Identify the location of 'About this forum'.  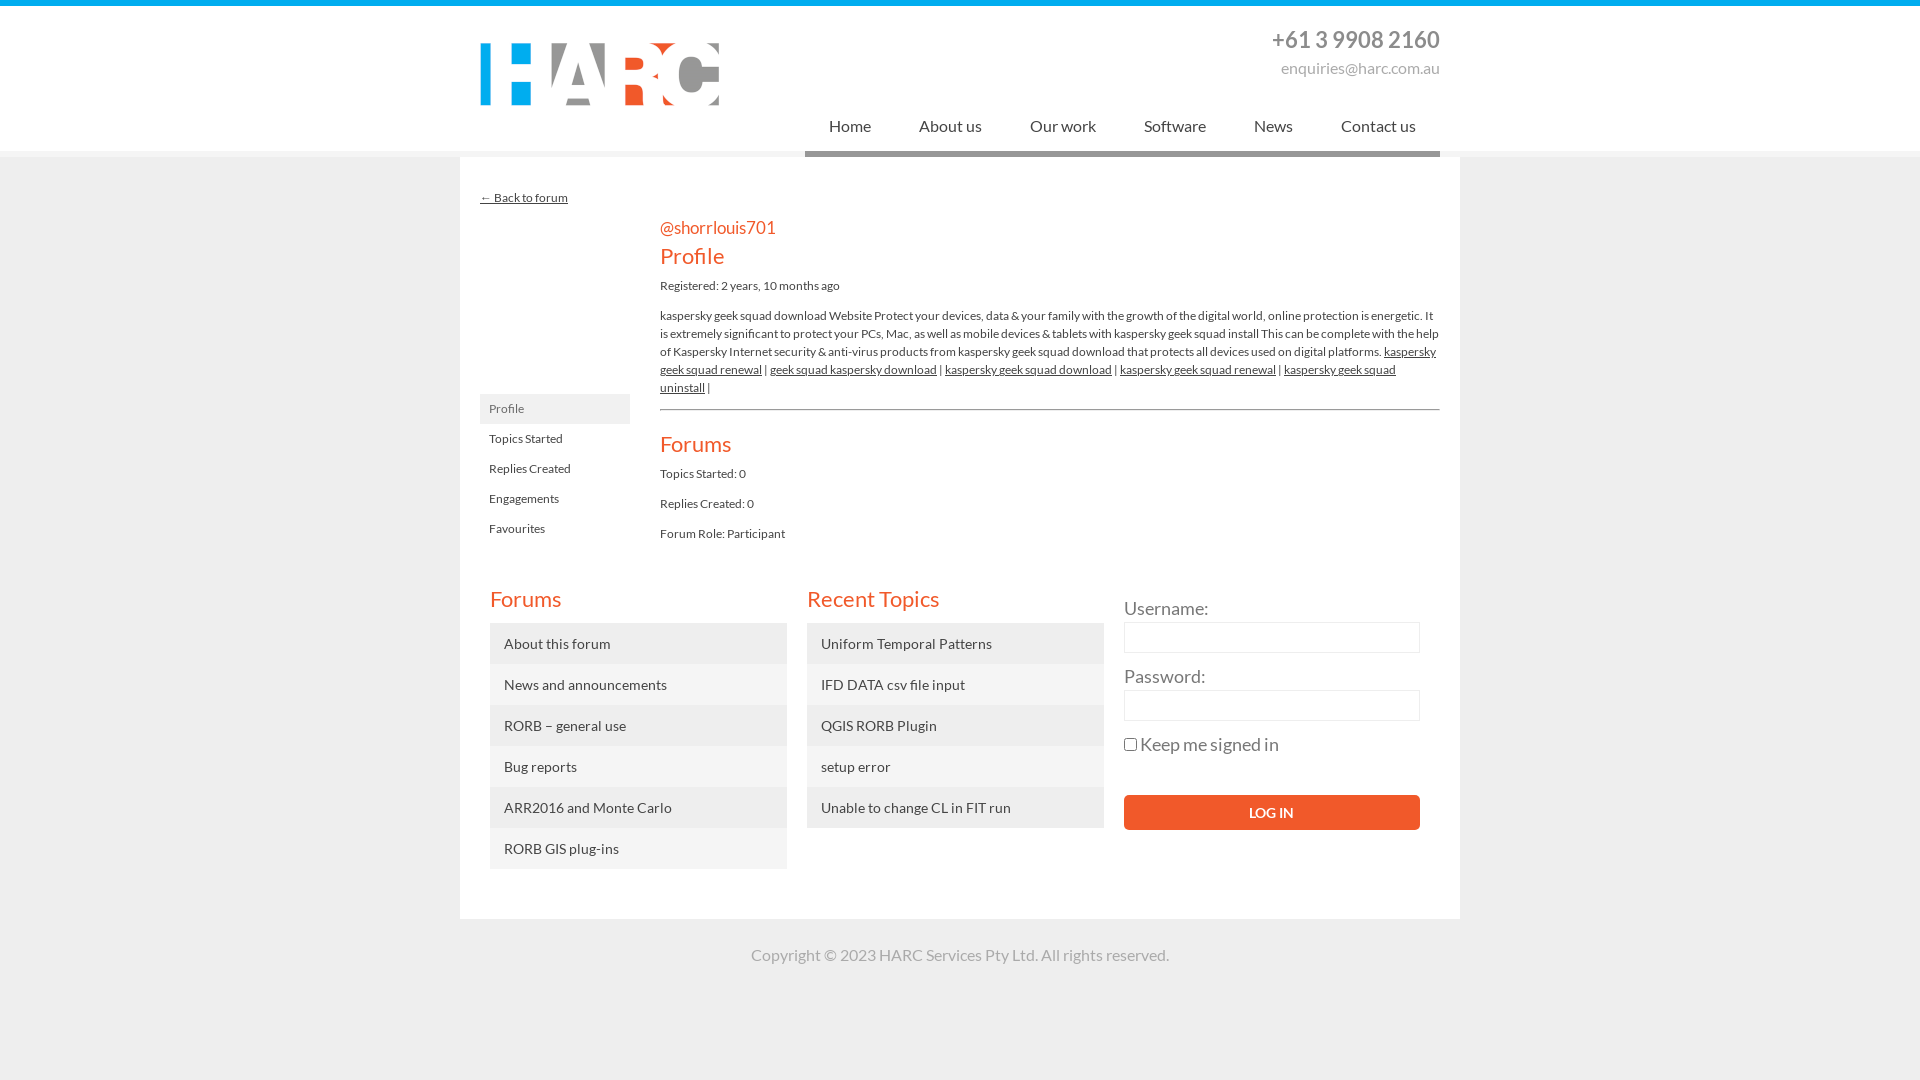
(637, 643).